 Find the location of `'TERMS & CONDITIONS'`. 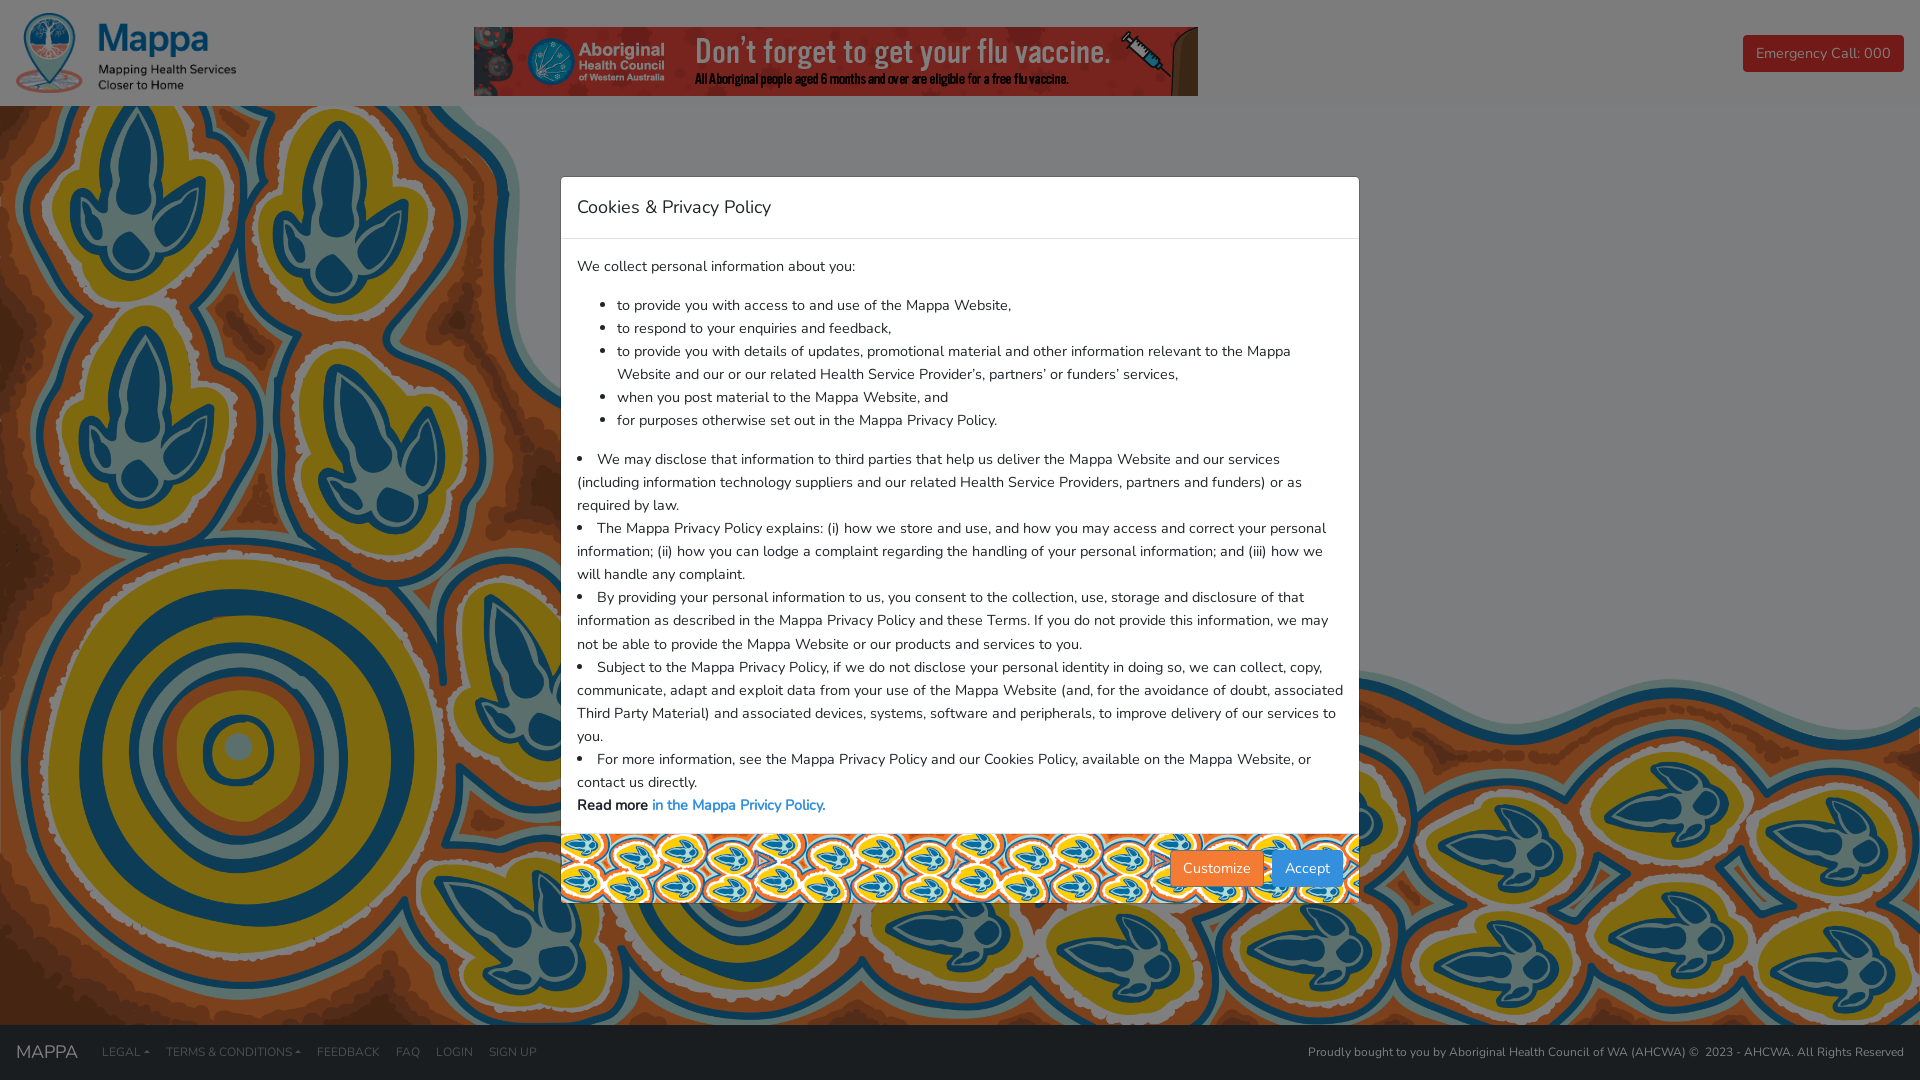

'TERMS & CONDITIONS' is located at coordinates (233, 1051).